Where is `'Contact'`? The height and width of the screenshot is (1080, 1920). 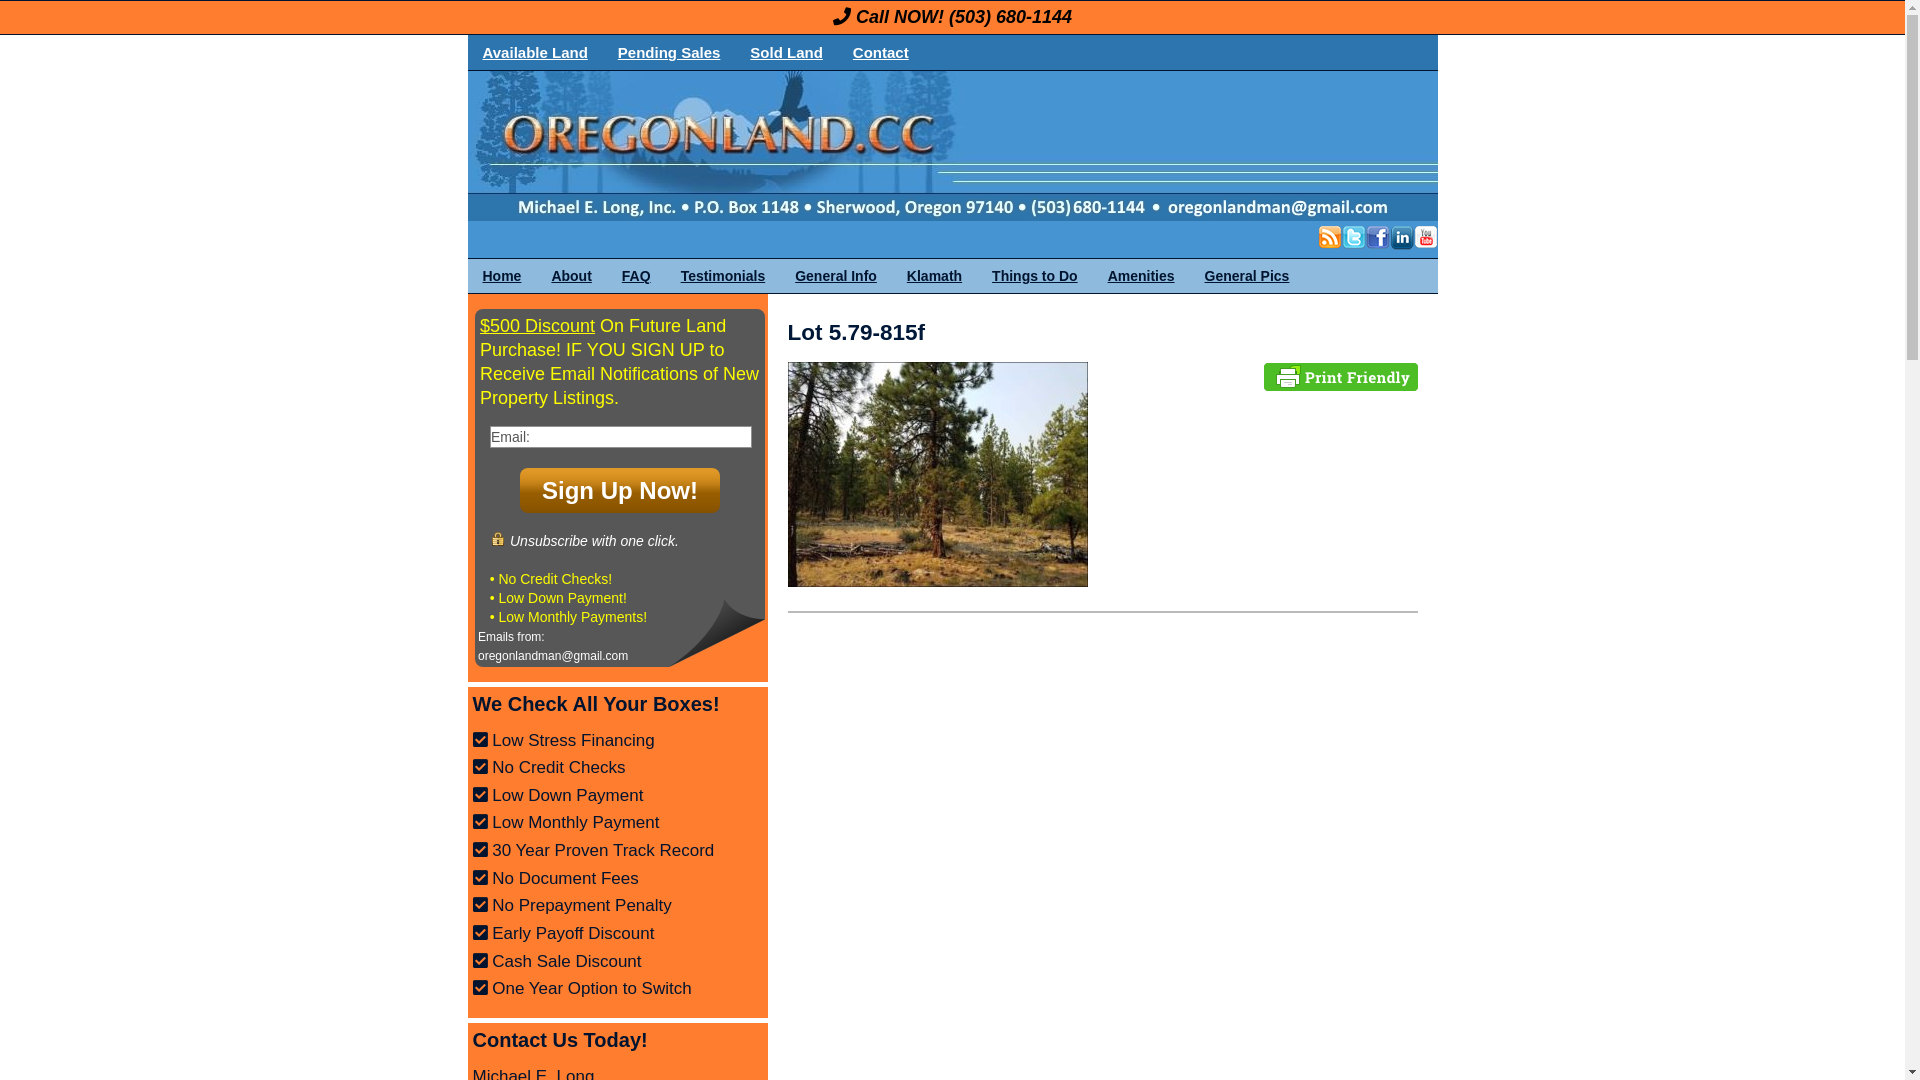
'Contact' is located at coordinates (880, 51).